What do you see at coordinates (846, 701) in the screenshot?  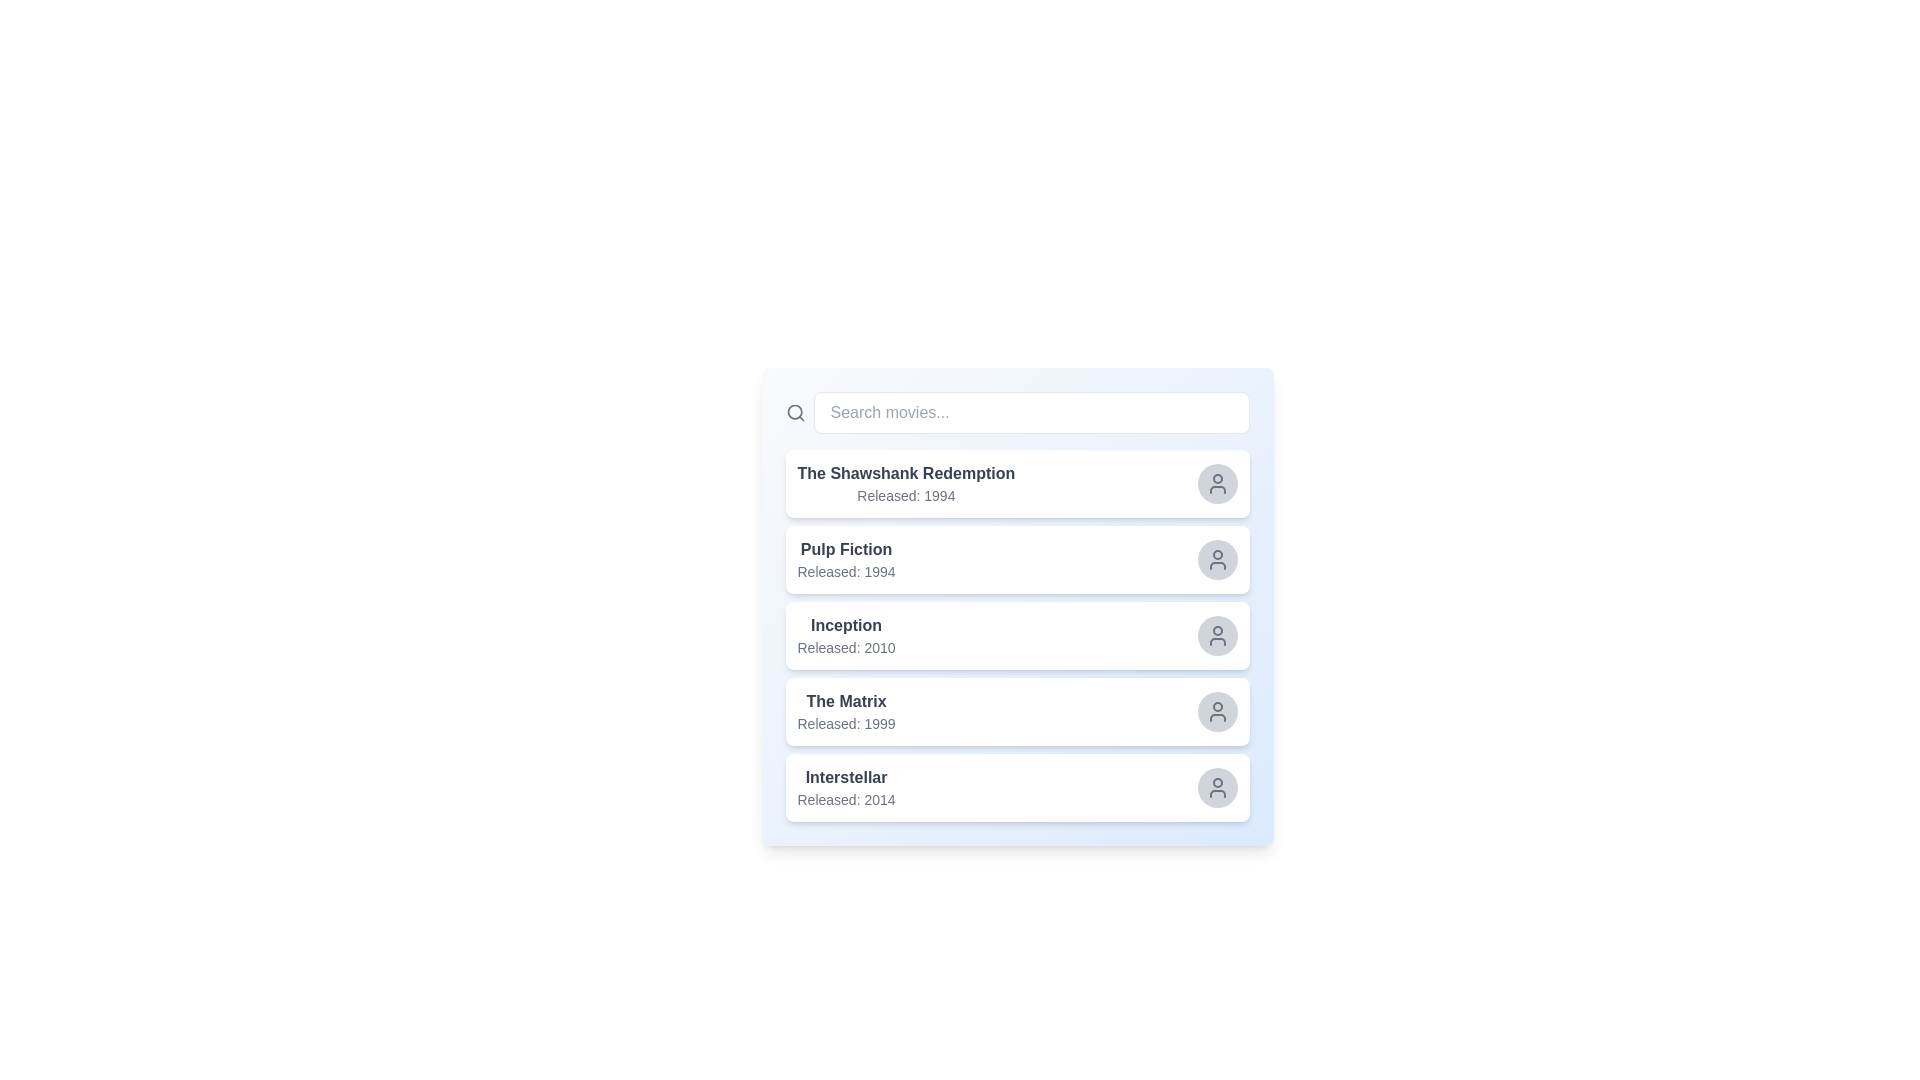 I see `the text label displaying the title 'The Matrix'` at bounding box center [846, 701].